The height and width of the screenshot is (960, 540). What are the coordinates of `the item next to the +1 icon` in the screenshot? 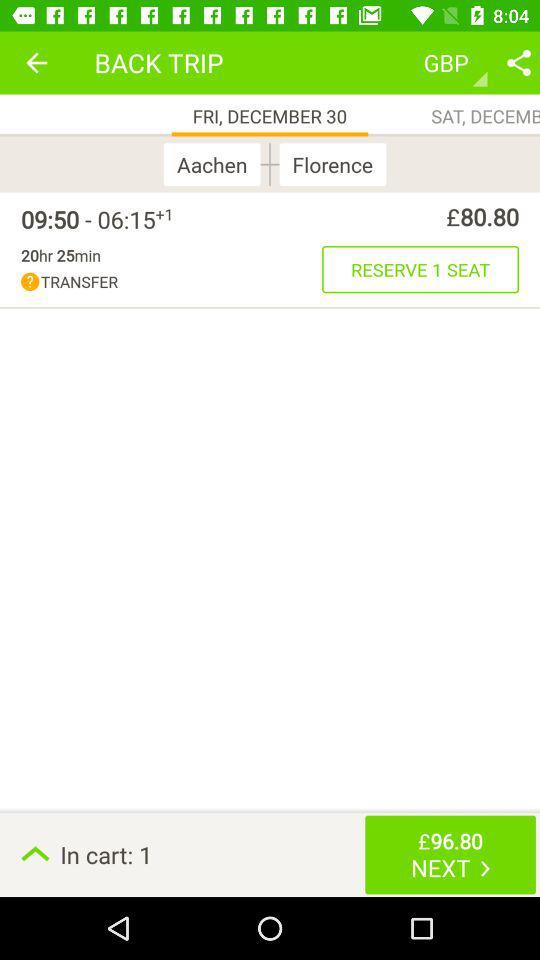 It's located at (87, 219).